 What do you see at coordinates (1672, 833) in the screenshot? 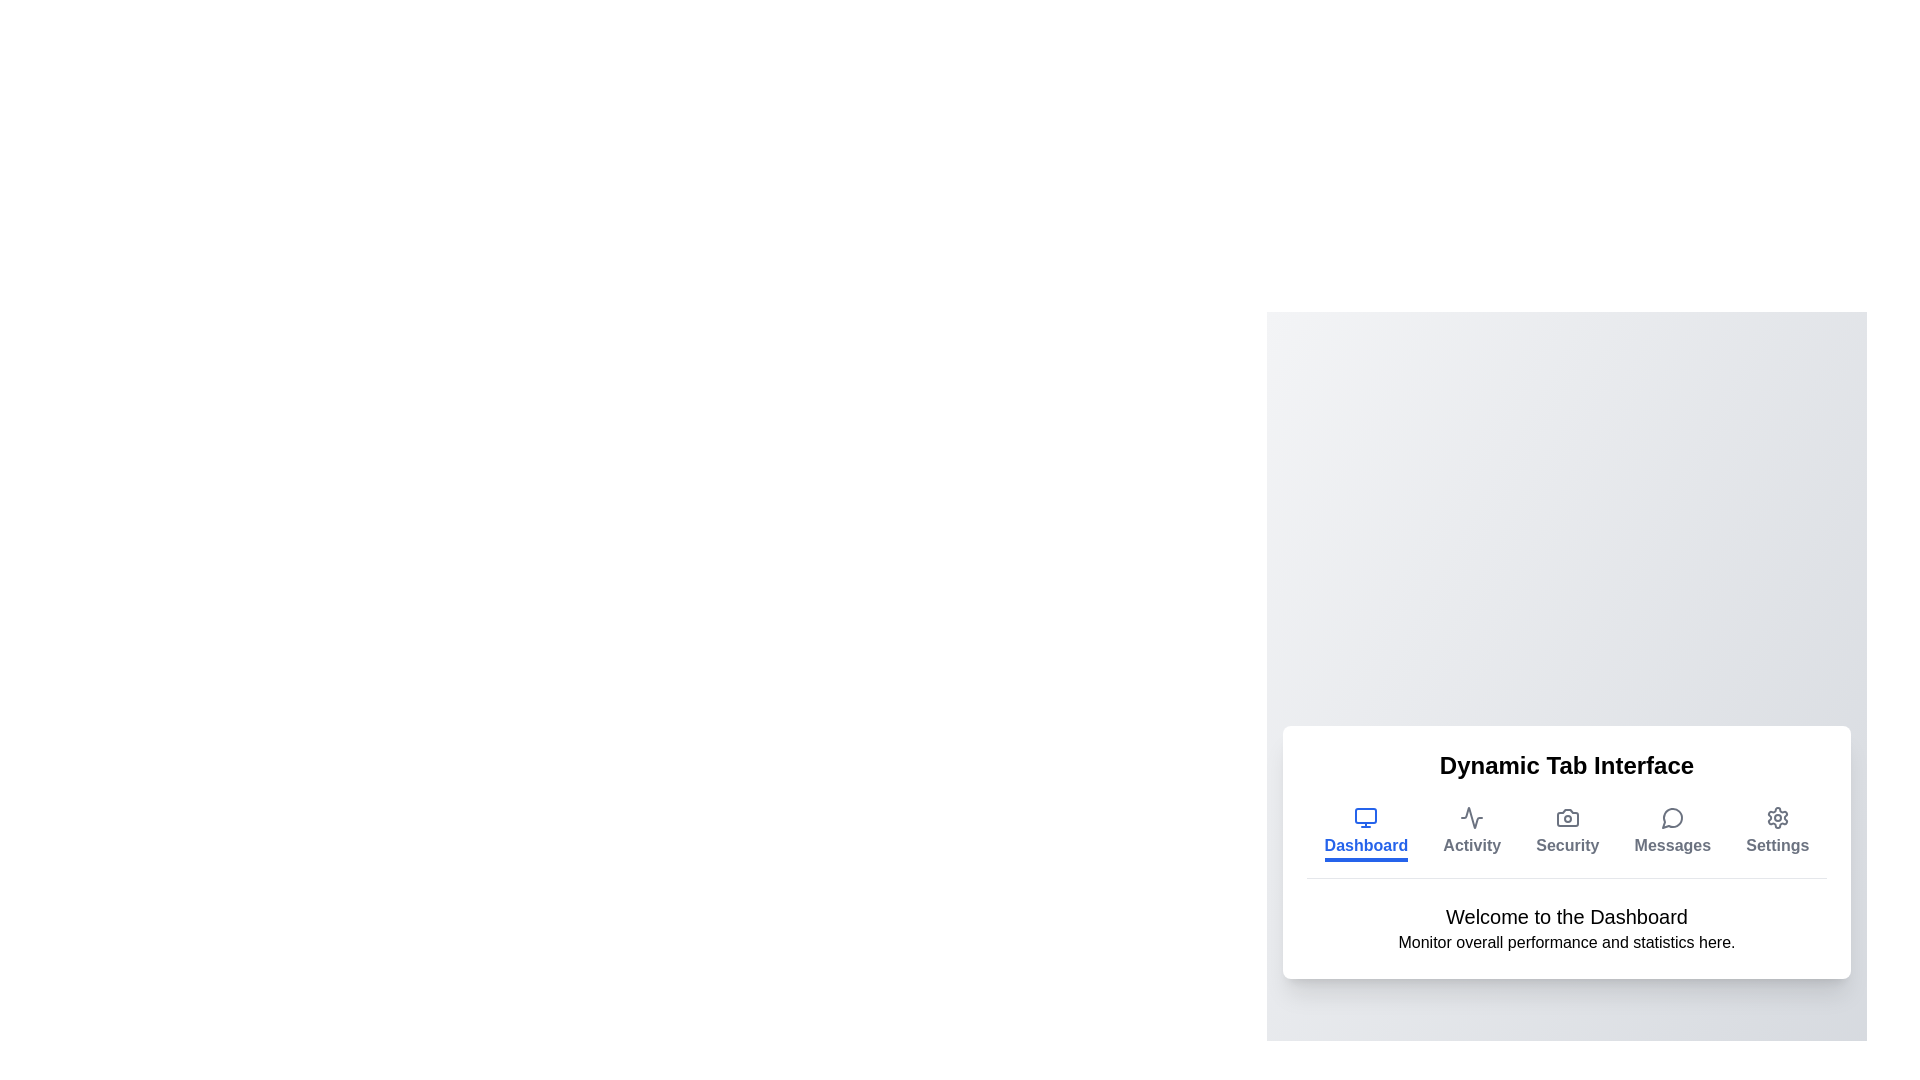
I see `the 'Messages' navigational tab button, which is the fourth item in the tab bar located at the bottom of the card element` at bounding box center [1672, 833].